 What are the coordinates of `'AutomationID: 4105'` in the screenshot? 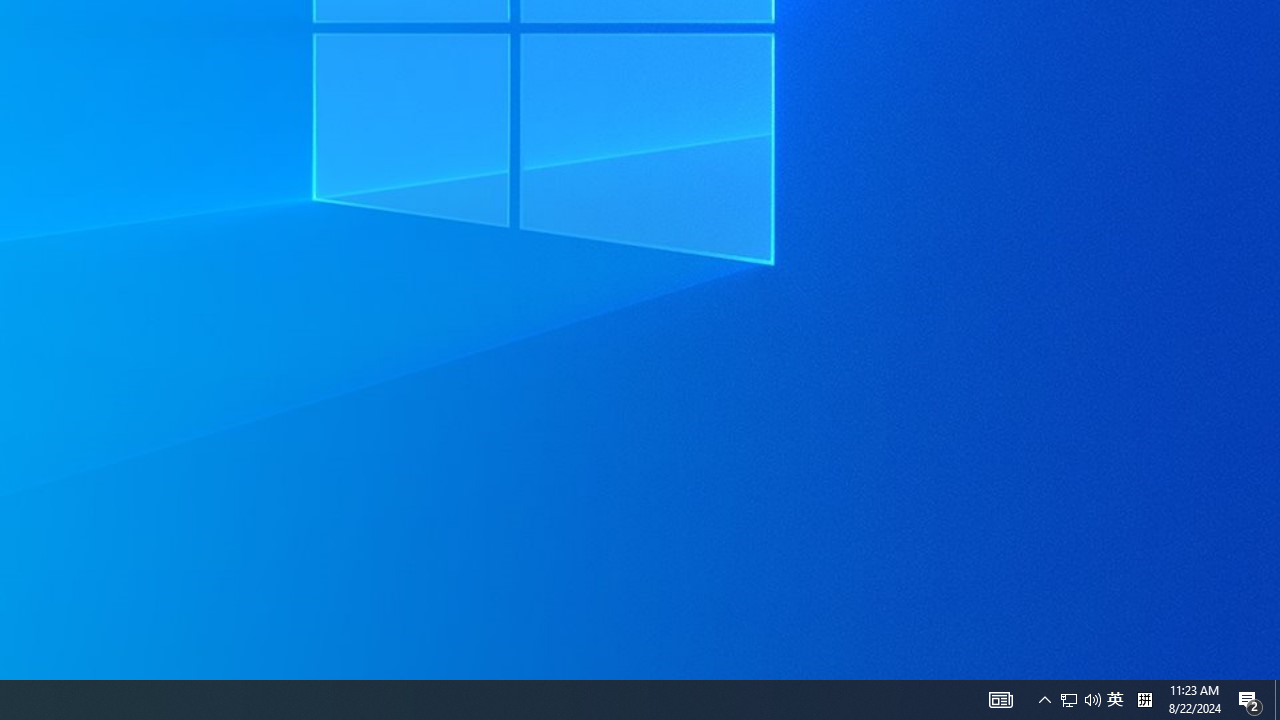 It's located at (1000, 698).